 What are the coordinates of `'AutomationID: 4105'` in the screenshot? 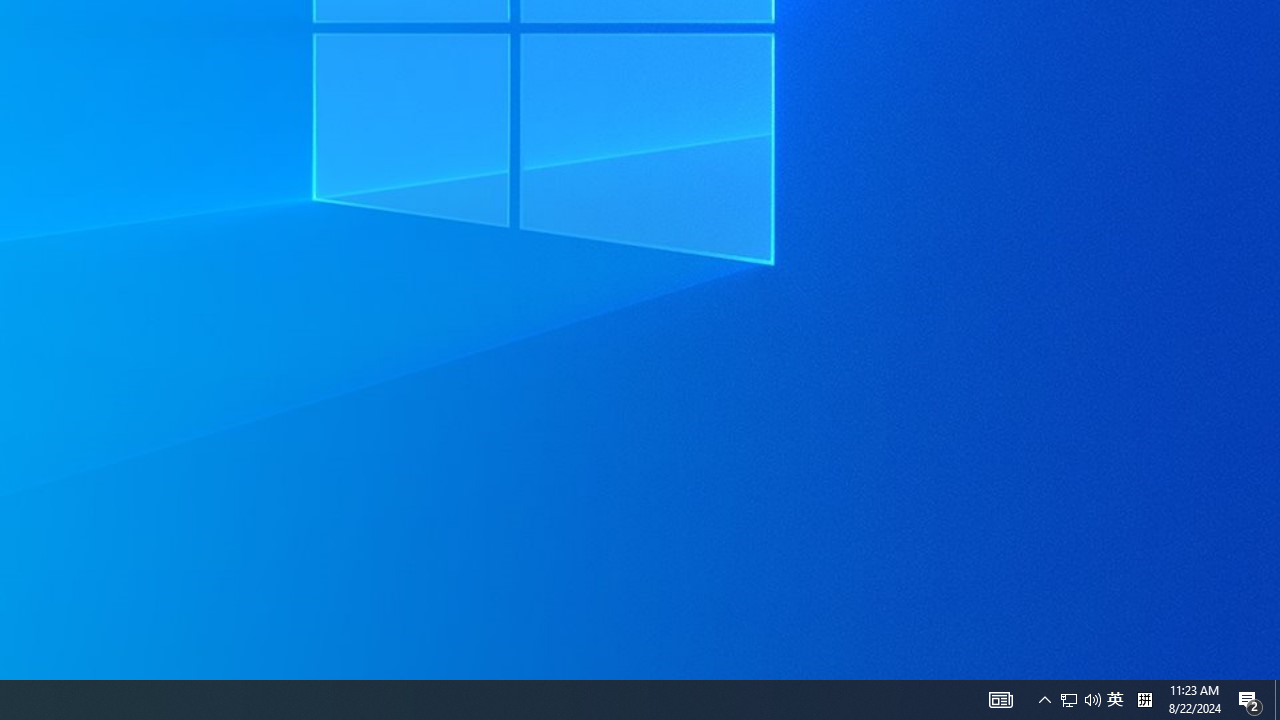 It's located at (1000, 698).